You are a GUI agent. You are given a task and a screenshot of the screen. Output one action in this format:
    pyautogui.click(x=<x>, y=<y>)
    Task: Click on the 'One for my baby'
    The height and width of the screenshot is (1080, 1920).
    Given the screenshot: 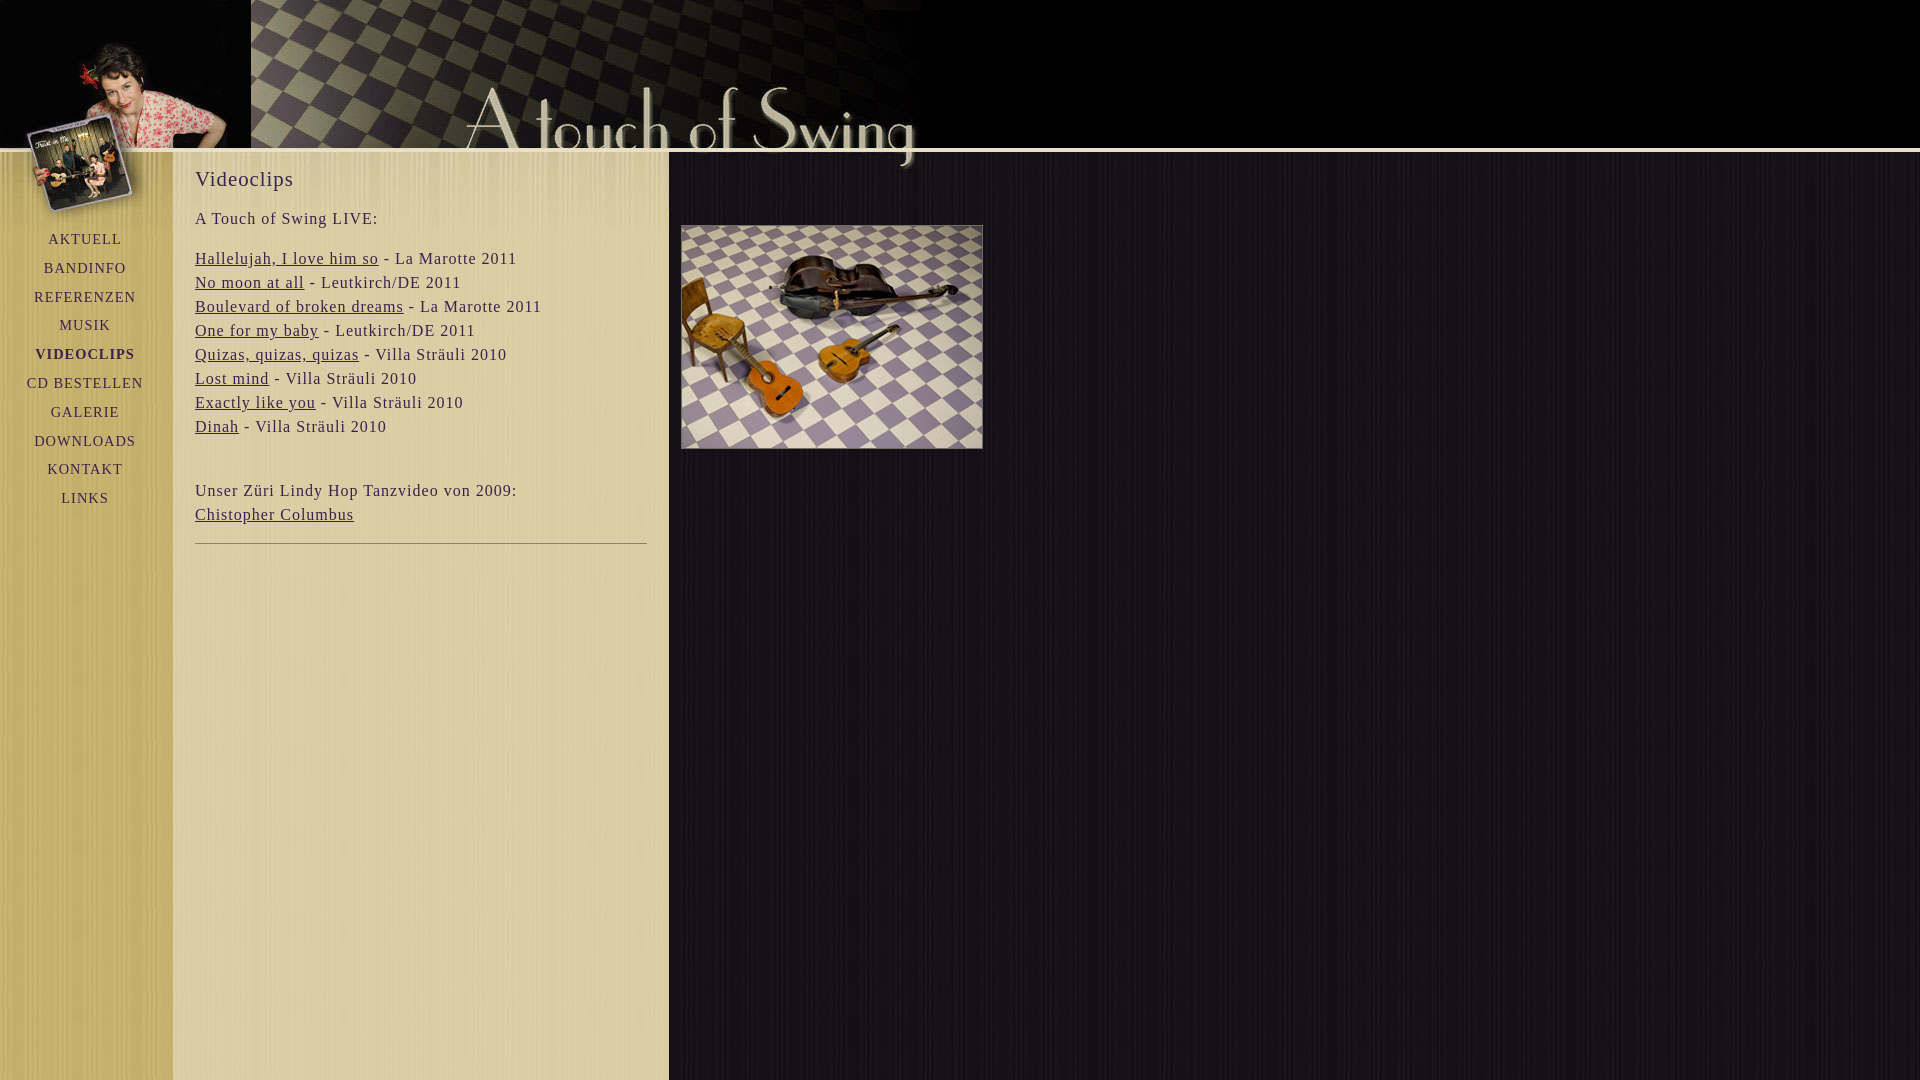 What is the action you would take?
    pyautogui.click(x=256, y=329)
    